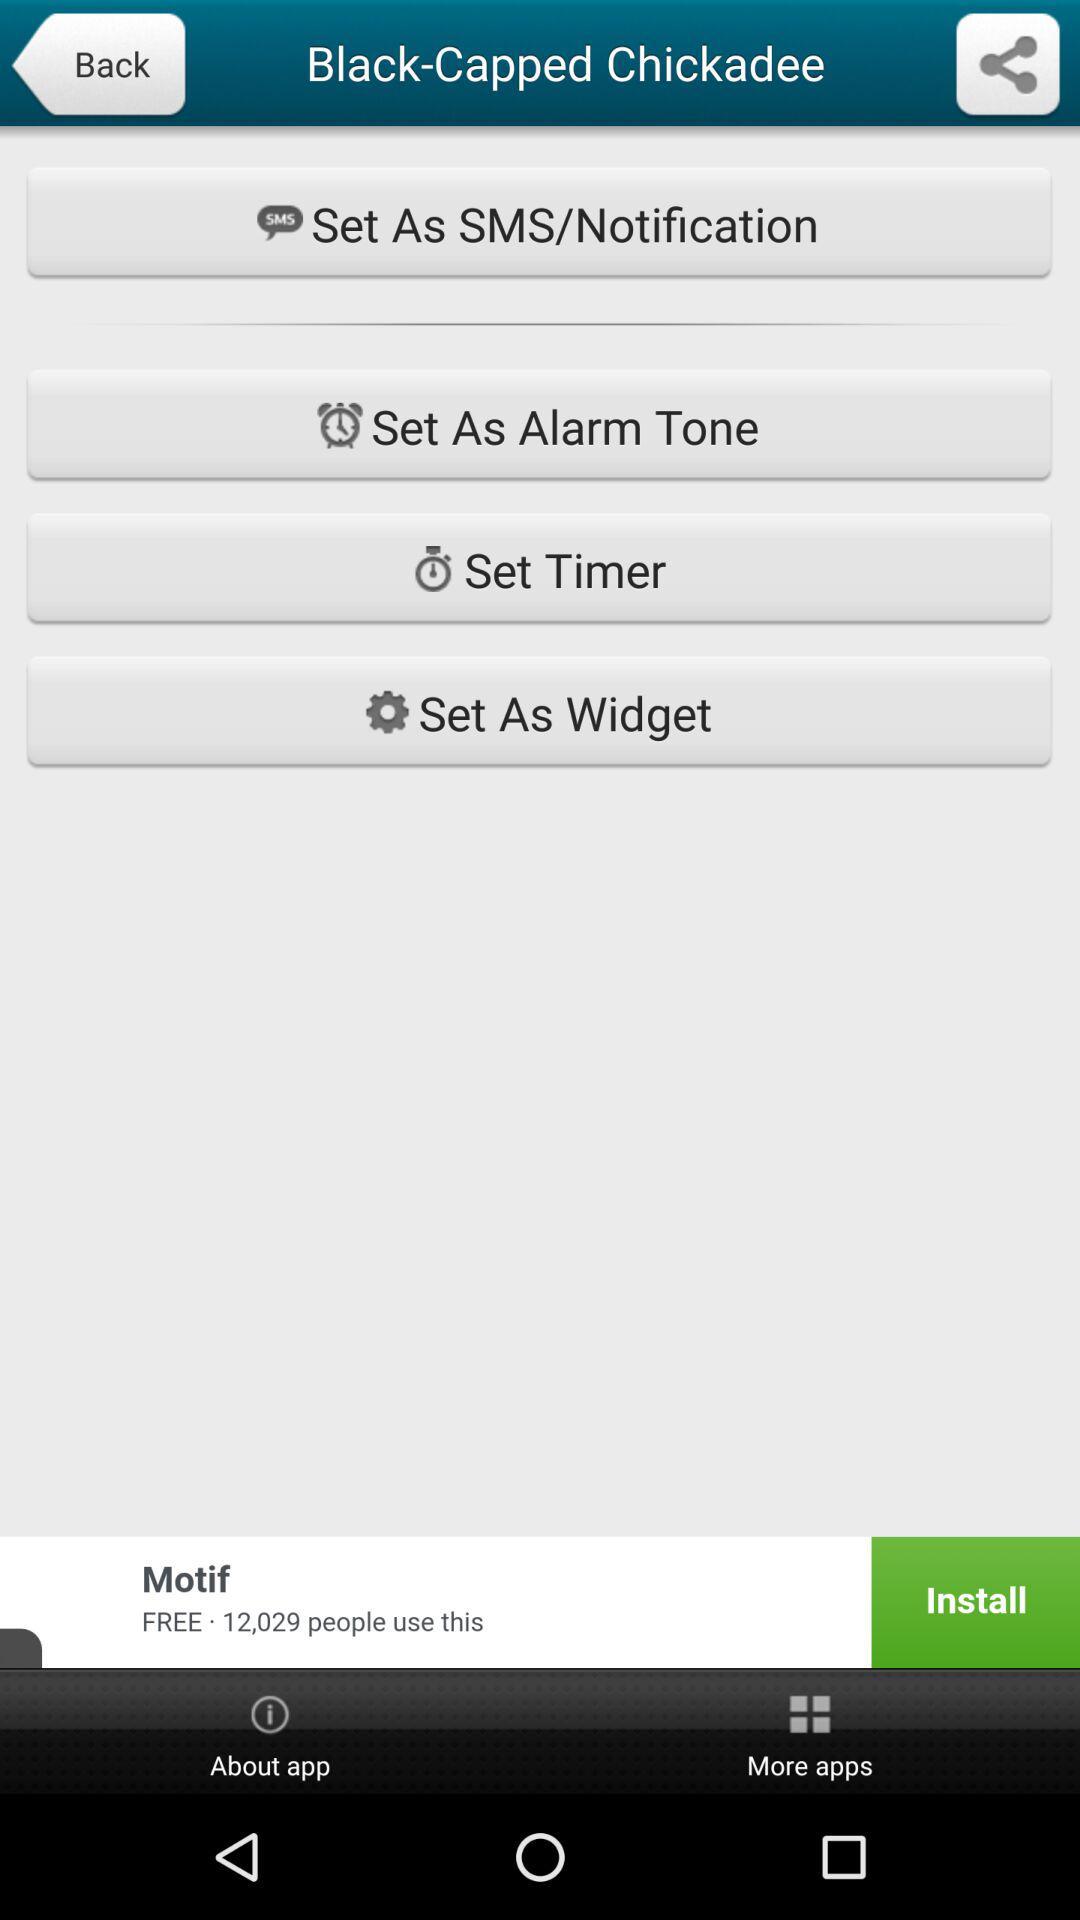 The width and height of the screenshot is (1080, 1920). Describe the element at coordinates (1007, 66) in the screenshot. I see `the app to the right of black-capped chickadee icon` at that location.